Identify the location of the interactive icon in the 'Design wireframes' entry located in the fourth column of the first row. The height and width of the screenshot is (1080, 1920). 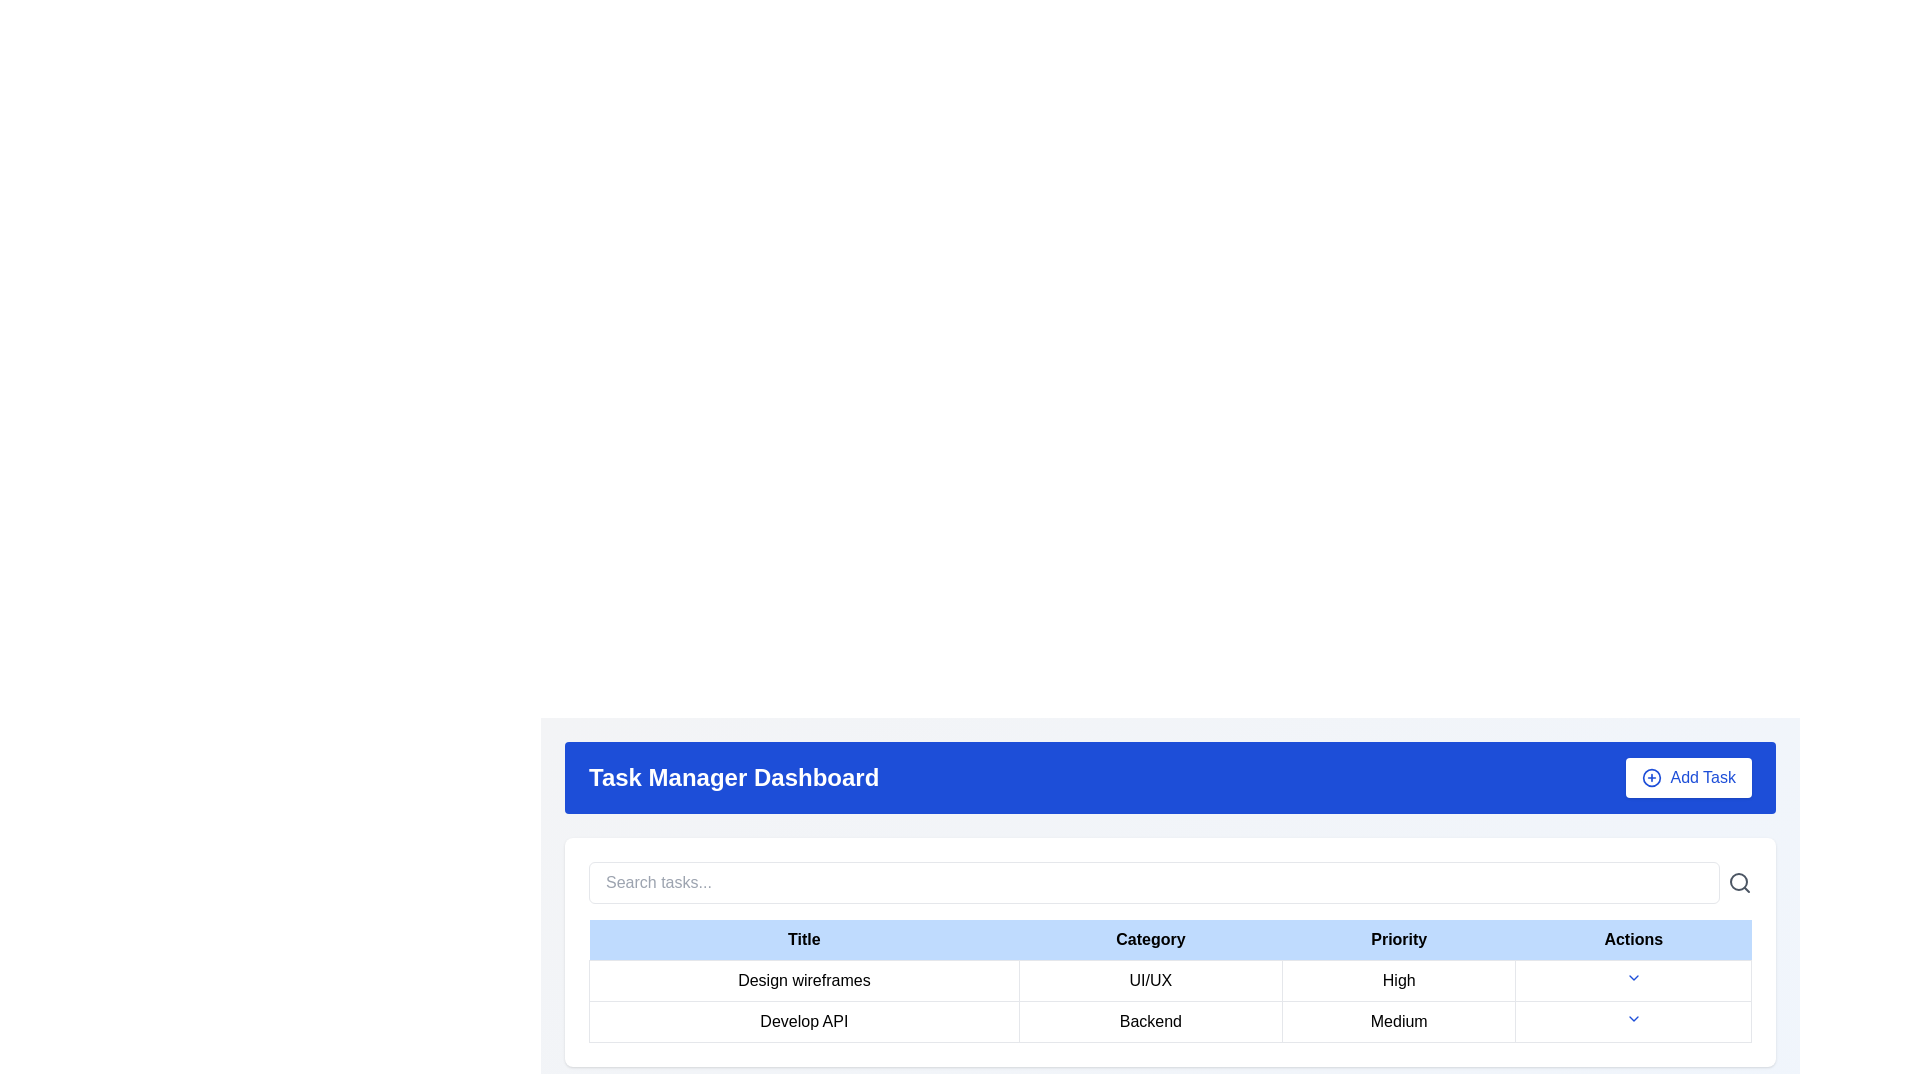
(1633, 979).